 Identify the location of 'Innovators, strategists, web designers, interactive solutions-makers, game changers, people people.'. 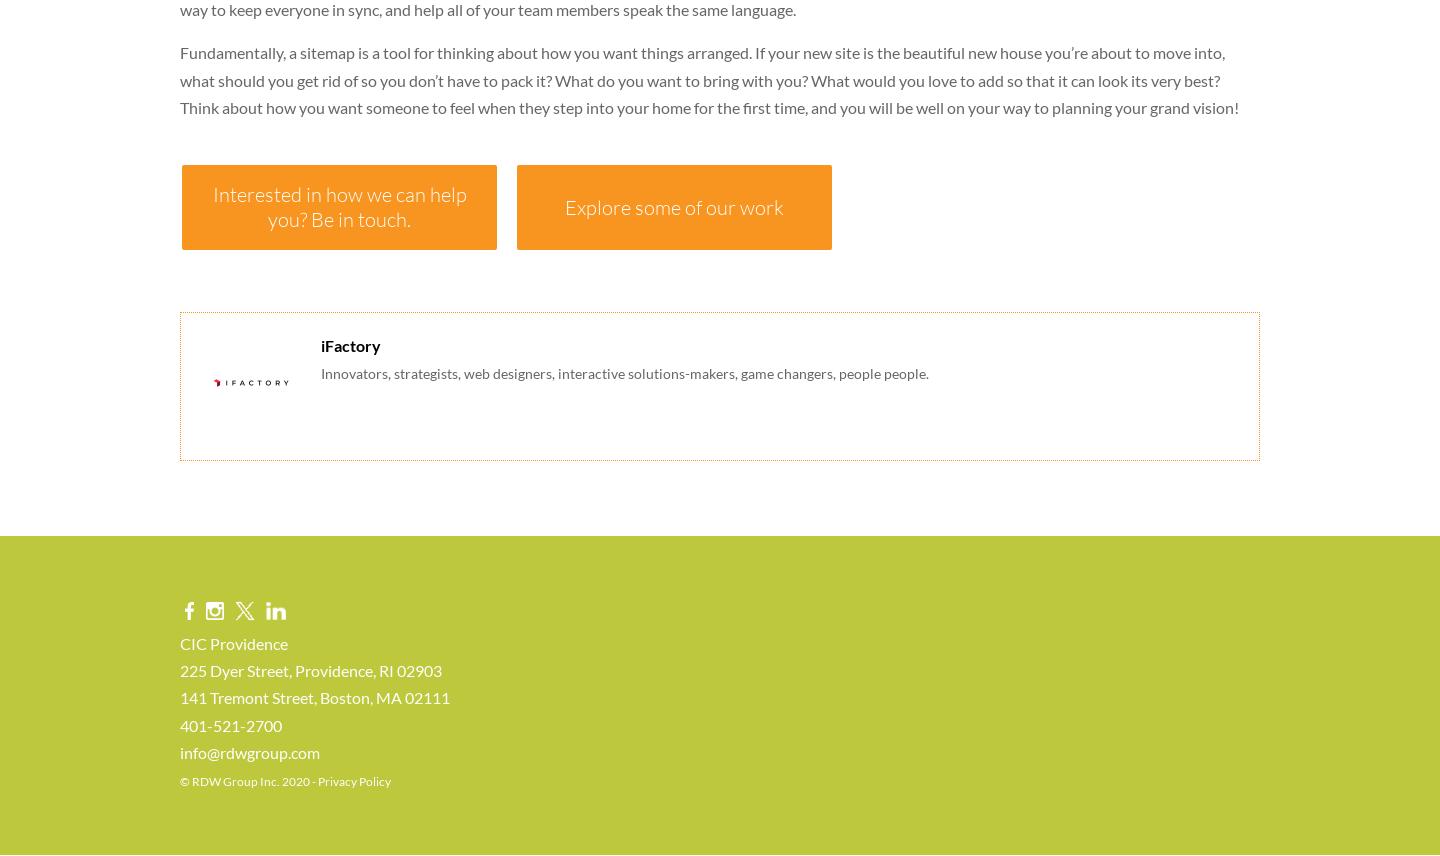
(320, 372).